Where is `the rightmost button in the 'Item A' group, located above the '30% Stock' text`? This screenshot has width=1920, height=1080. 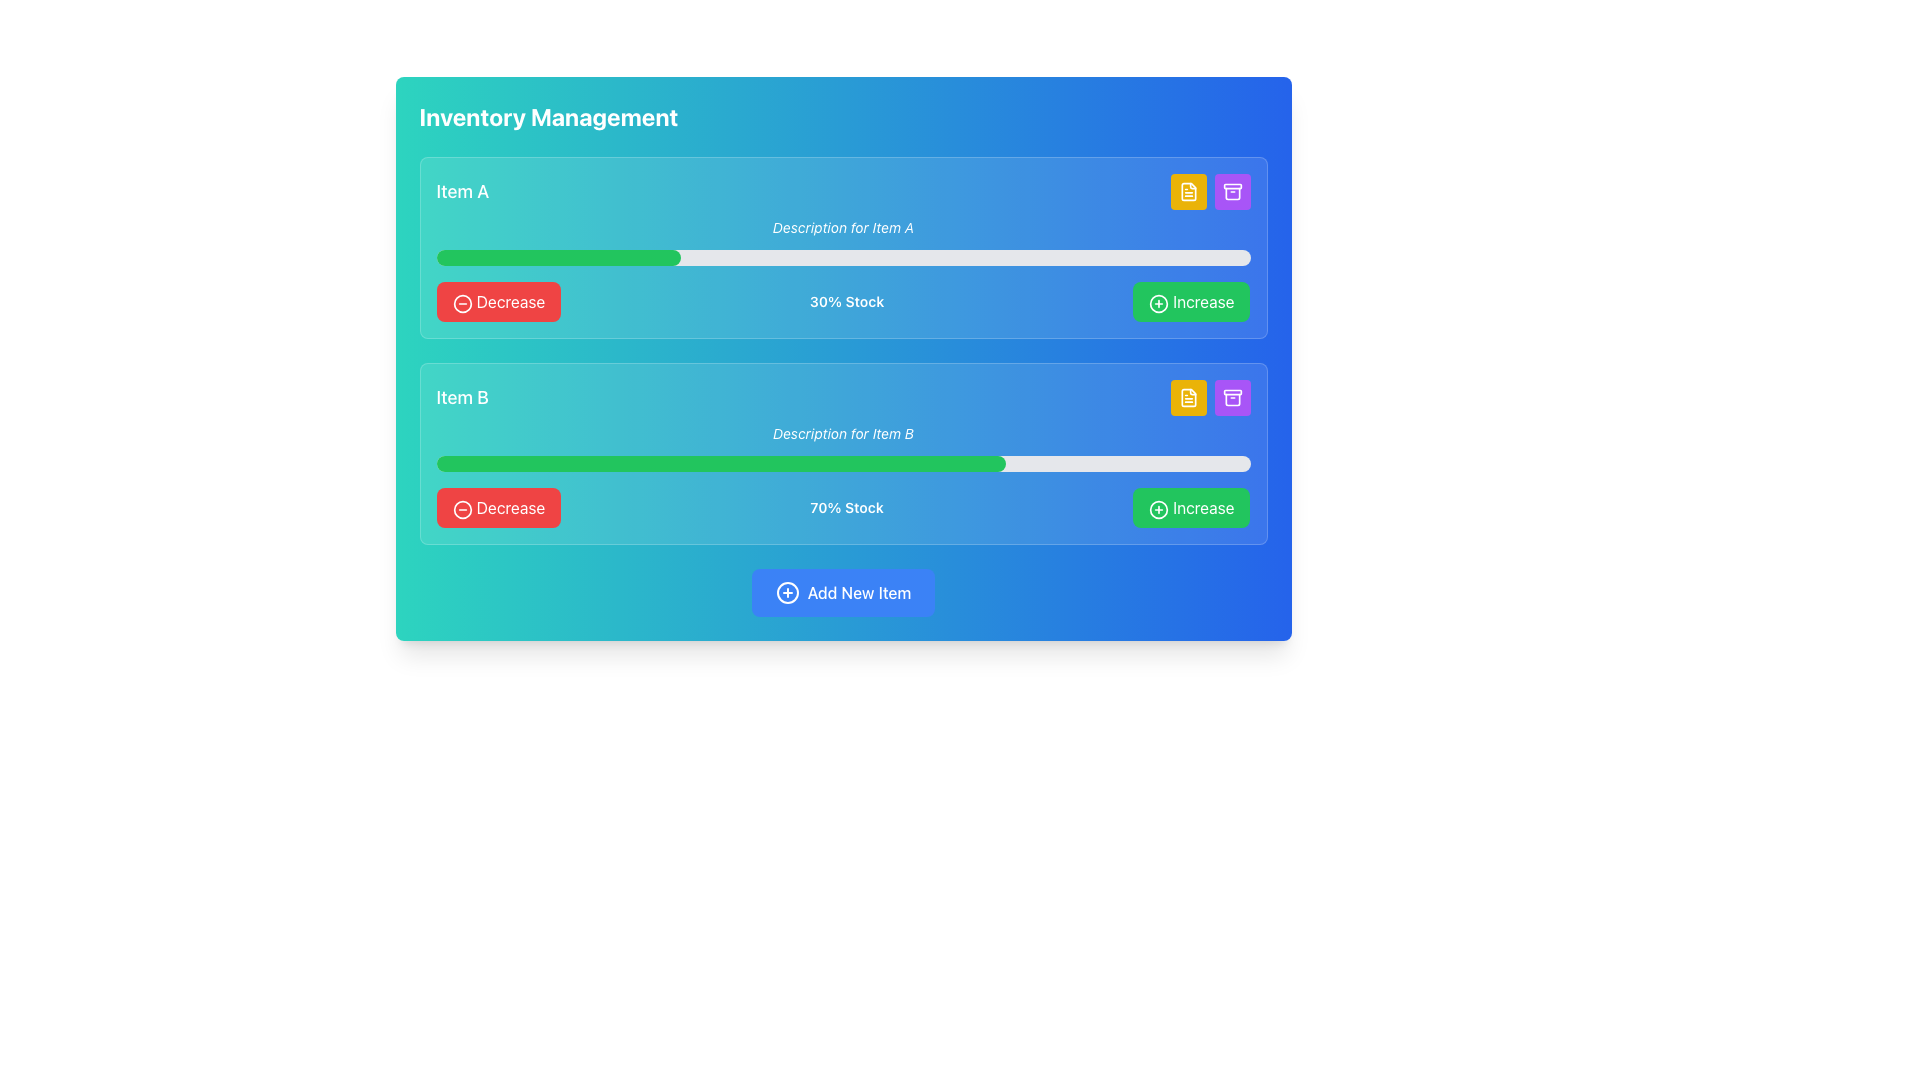
the rightmost button in the 'Item A' group, located above the '30% Stock' text is located at coordinates (1191, 301).